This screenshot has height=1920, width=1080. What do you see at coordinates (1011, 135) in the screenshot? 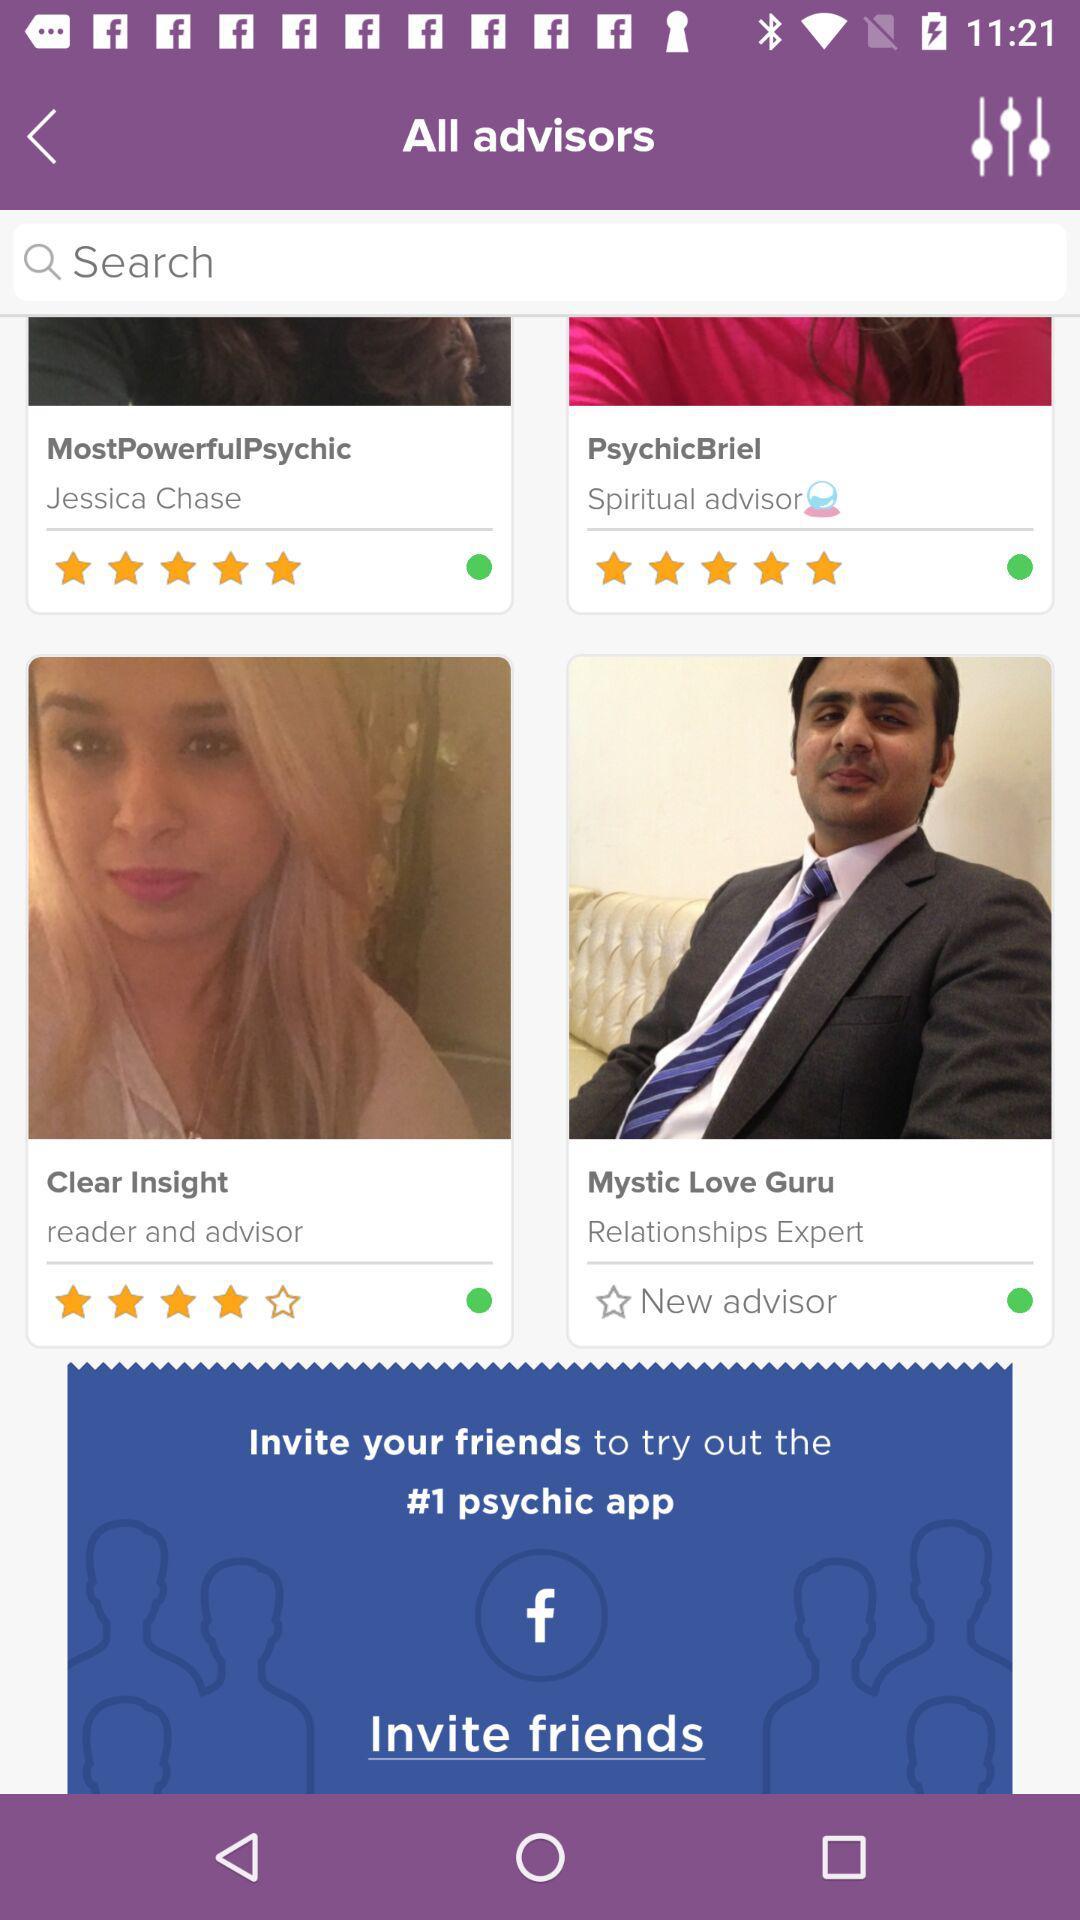
I see `the item to the right of all advisors icon` at bounding box center [1011, 135].